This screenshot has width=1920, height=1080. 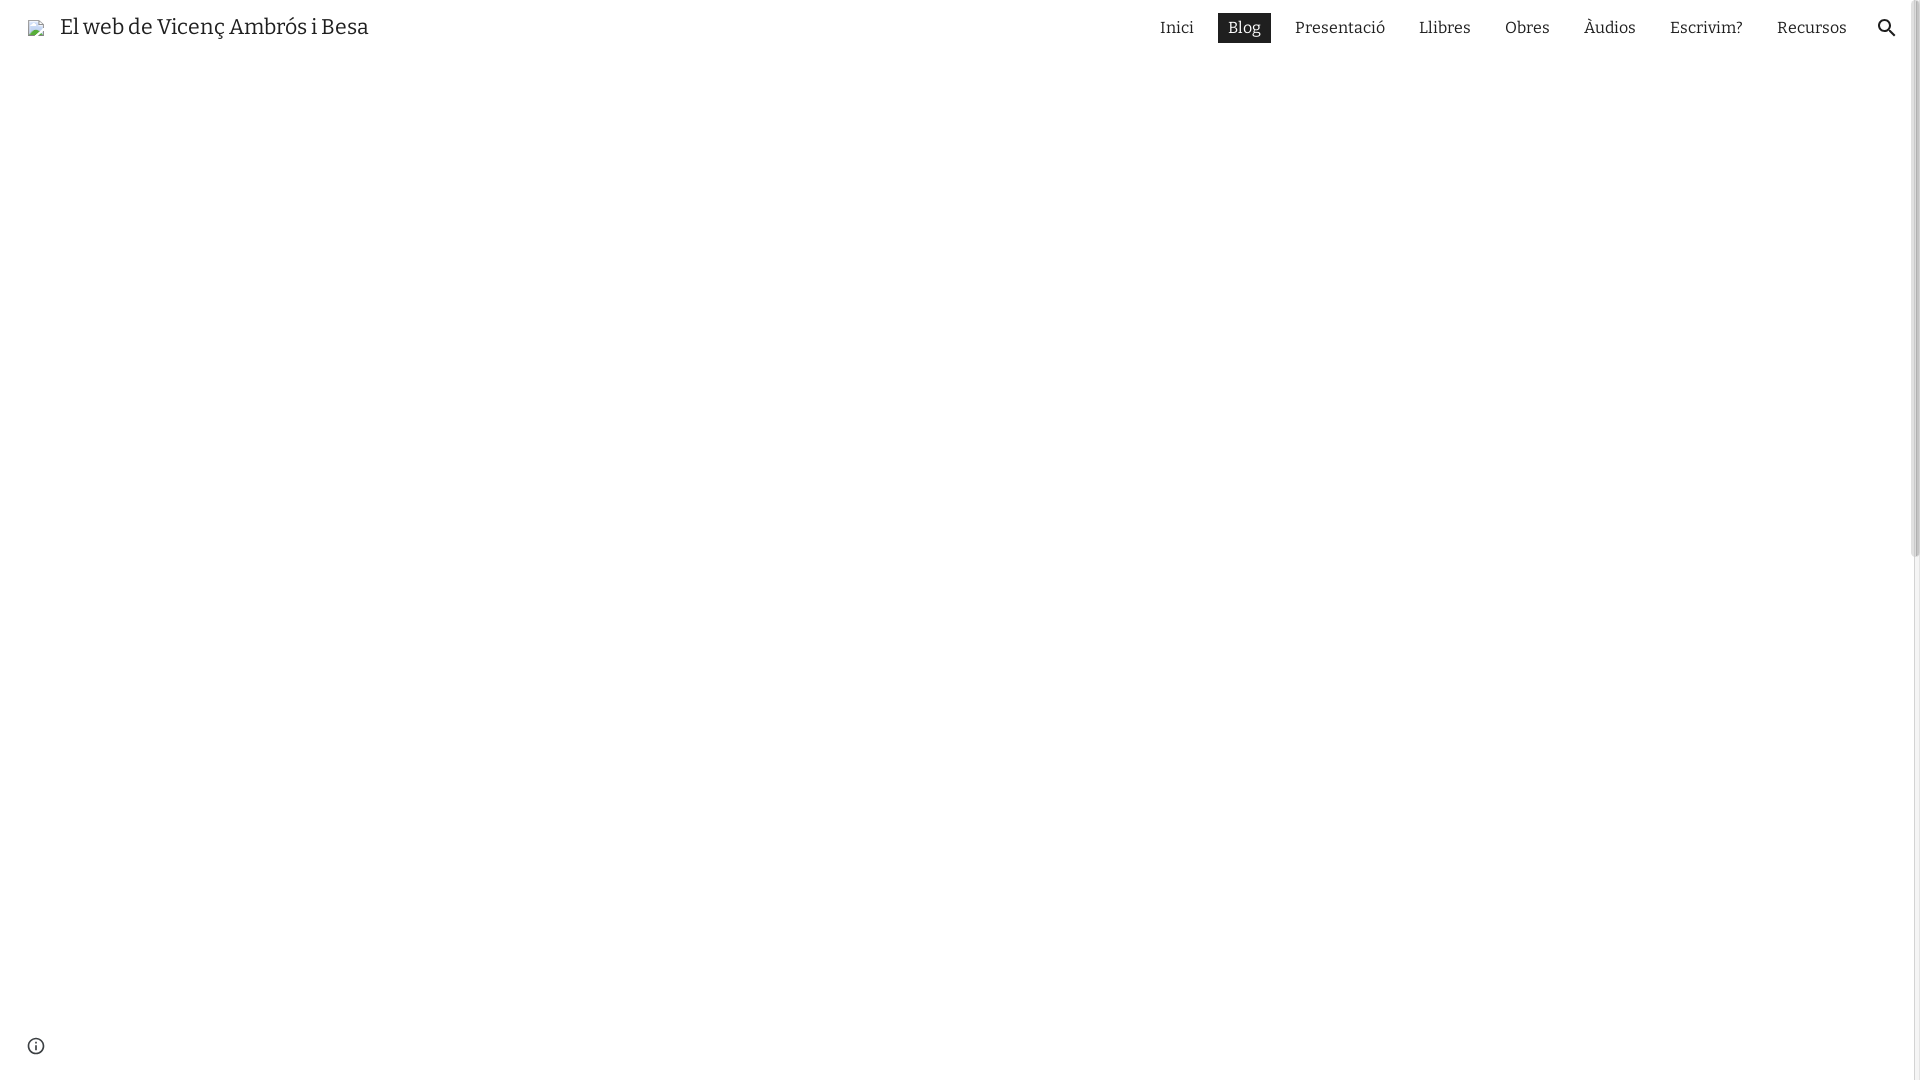 I want to click on 'Escrivim?', so click(x=1705, y=27).